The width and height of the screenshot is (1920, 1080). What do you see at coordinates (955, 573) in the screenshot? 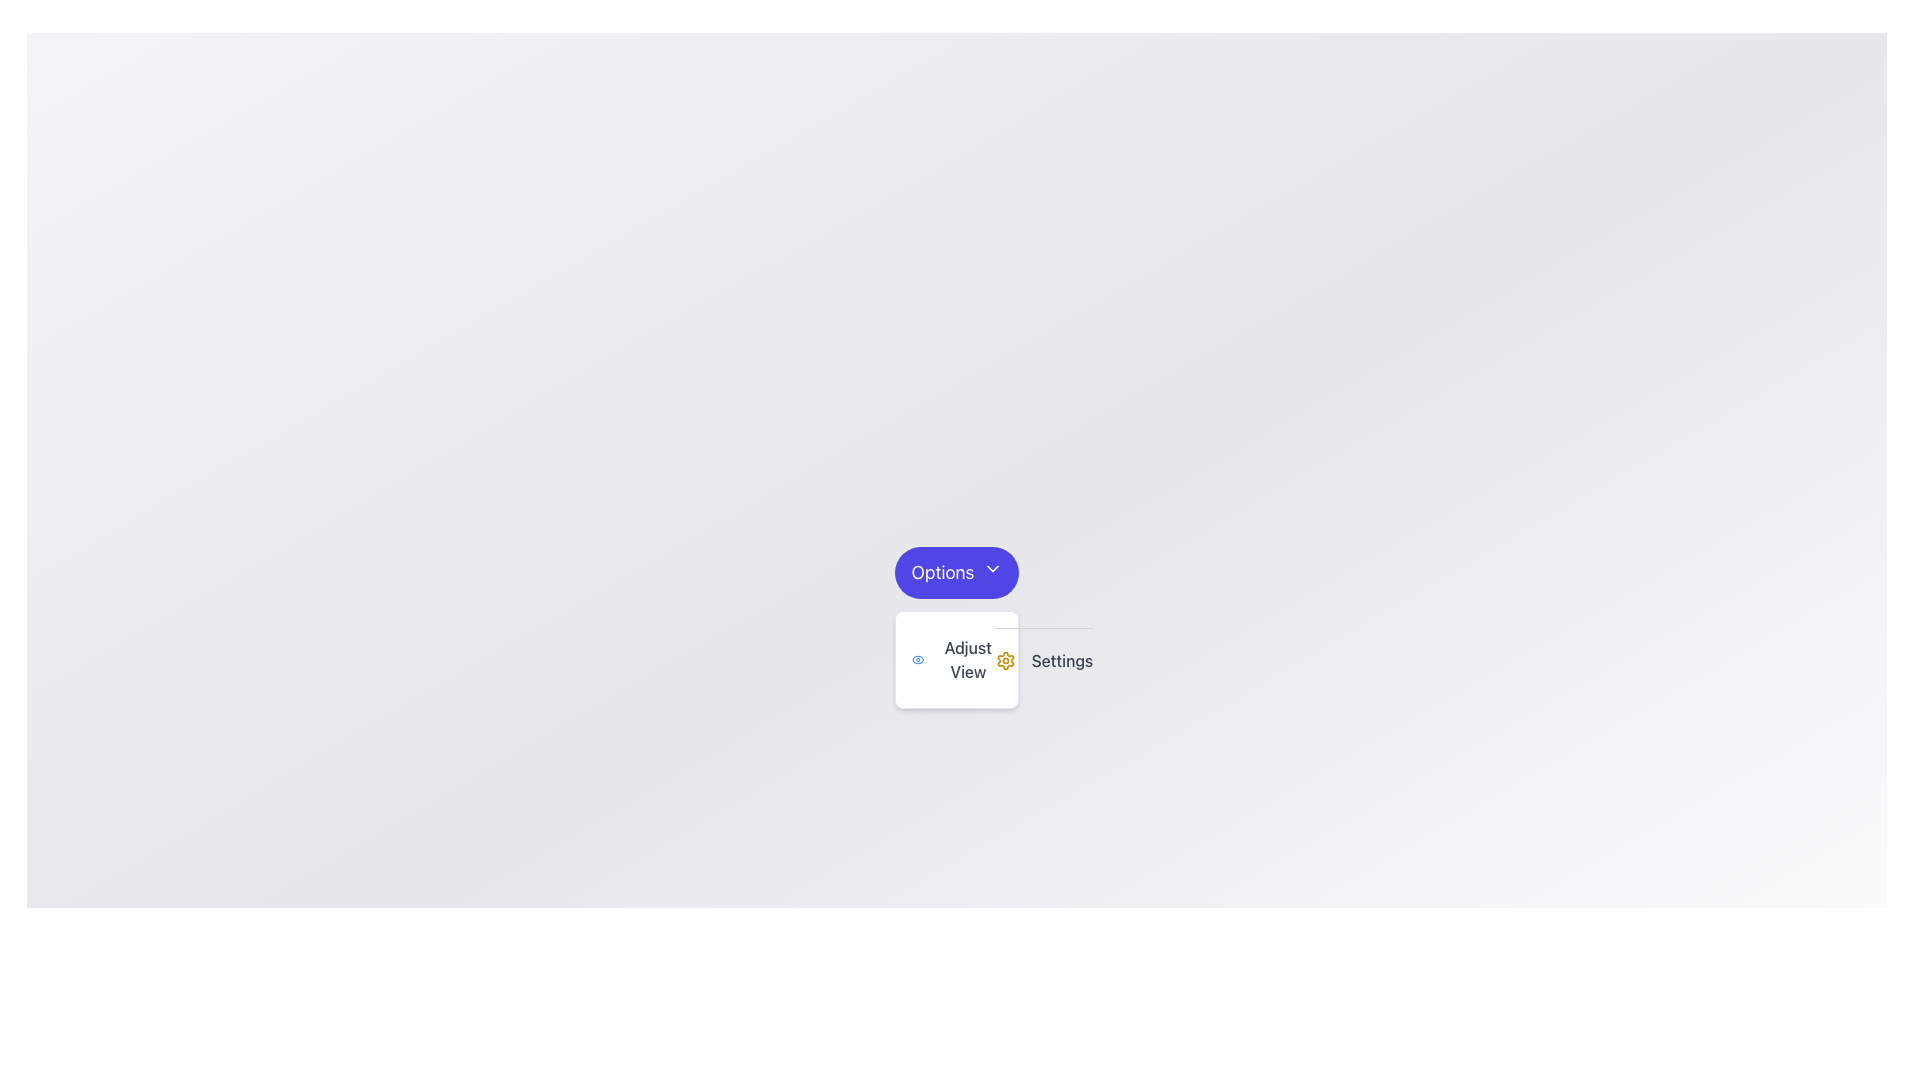
I see `the dropdown trigger button located centrally at the top of the dropdown menu` at bounding box center [955, 573].